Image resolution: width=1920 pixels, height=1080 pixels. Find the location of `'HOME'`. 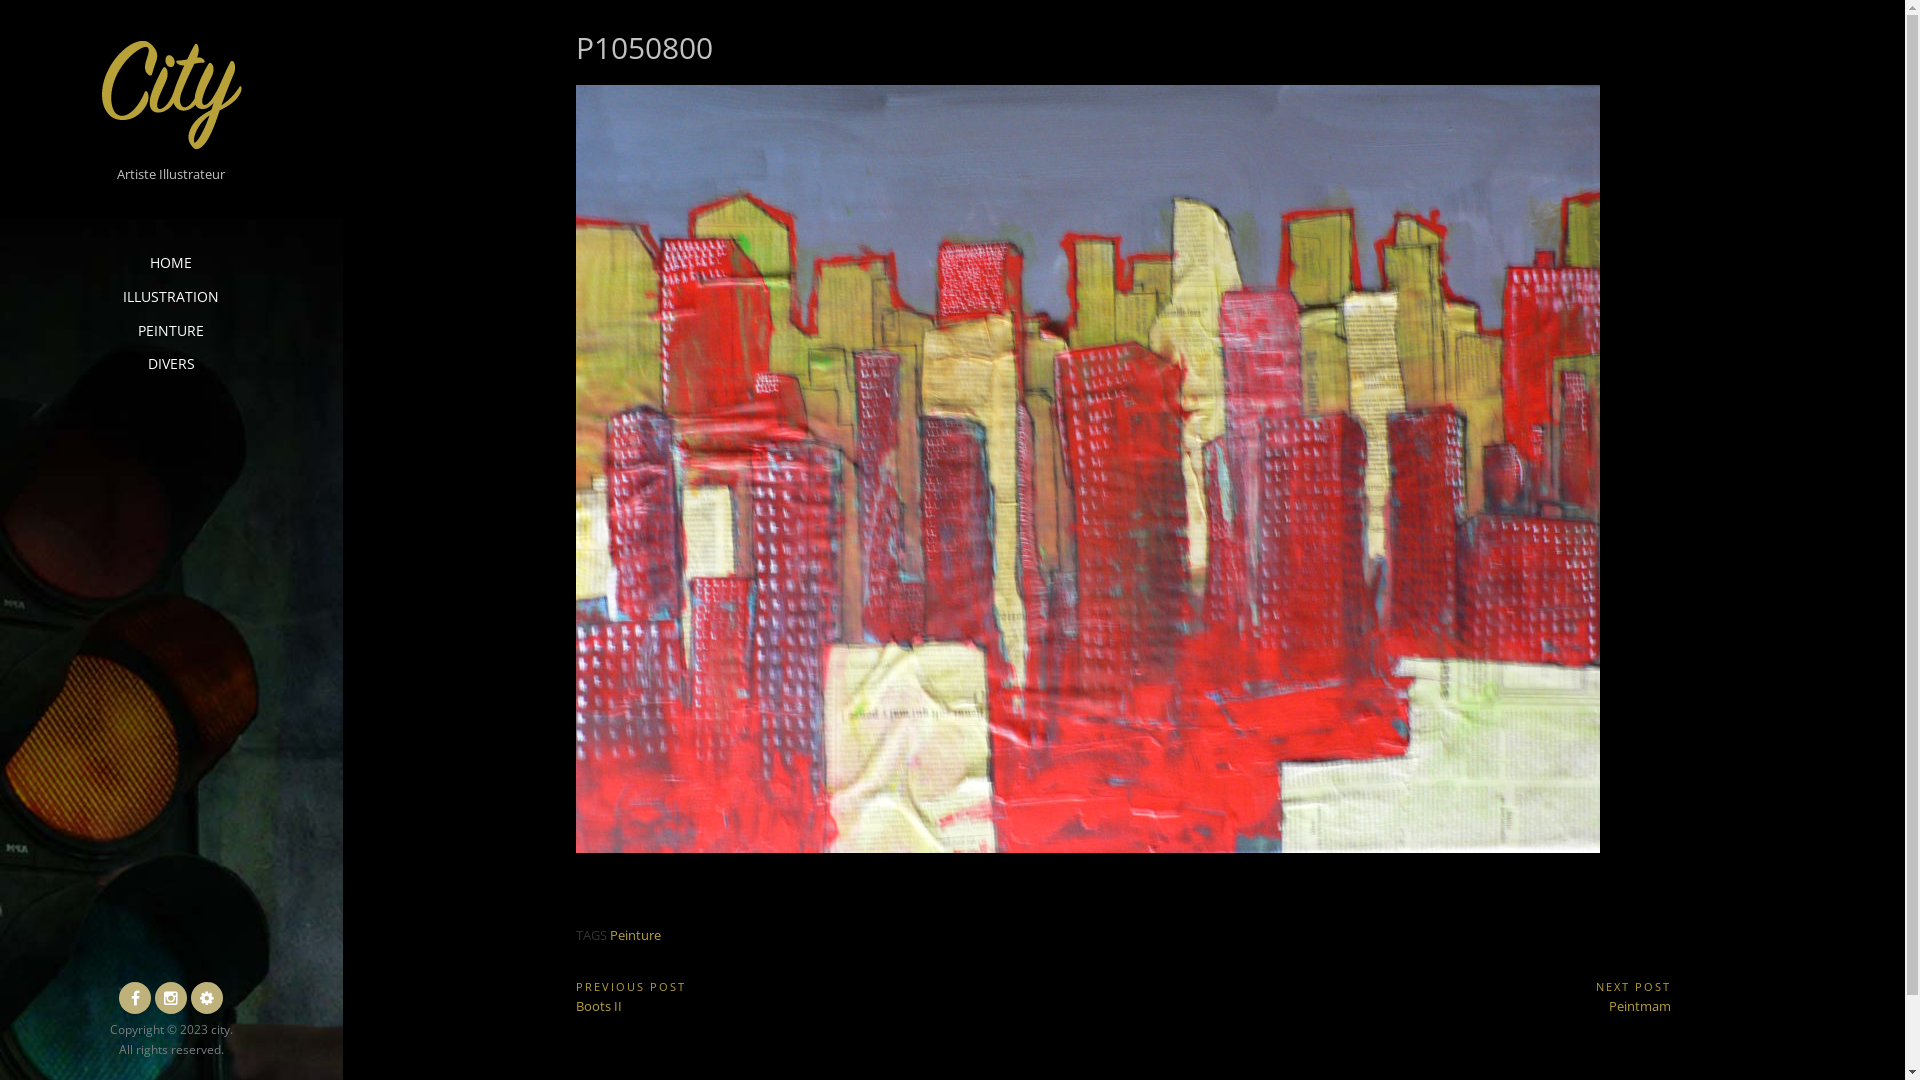

'HOME' is located at coordinates (171, 261).